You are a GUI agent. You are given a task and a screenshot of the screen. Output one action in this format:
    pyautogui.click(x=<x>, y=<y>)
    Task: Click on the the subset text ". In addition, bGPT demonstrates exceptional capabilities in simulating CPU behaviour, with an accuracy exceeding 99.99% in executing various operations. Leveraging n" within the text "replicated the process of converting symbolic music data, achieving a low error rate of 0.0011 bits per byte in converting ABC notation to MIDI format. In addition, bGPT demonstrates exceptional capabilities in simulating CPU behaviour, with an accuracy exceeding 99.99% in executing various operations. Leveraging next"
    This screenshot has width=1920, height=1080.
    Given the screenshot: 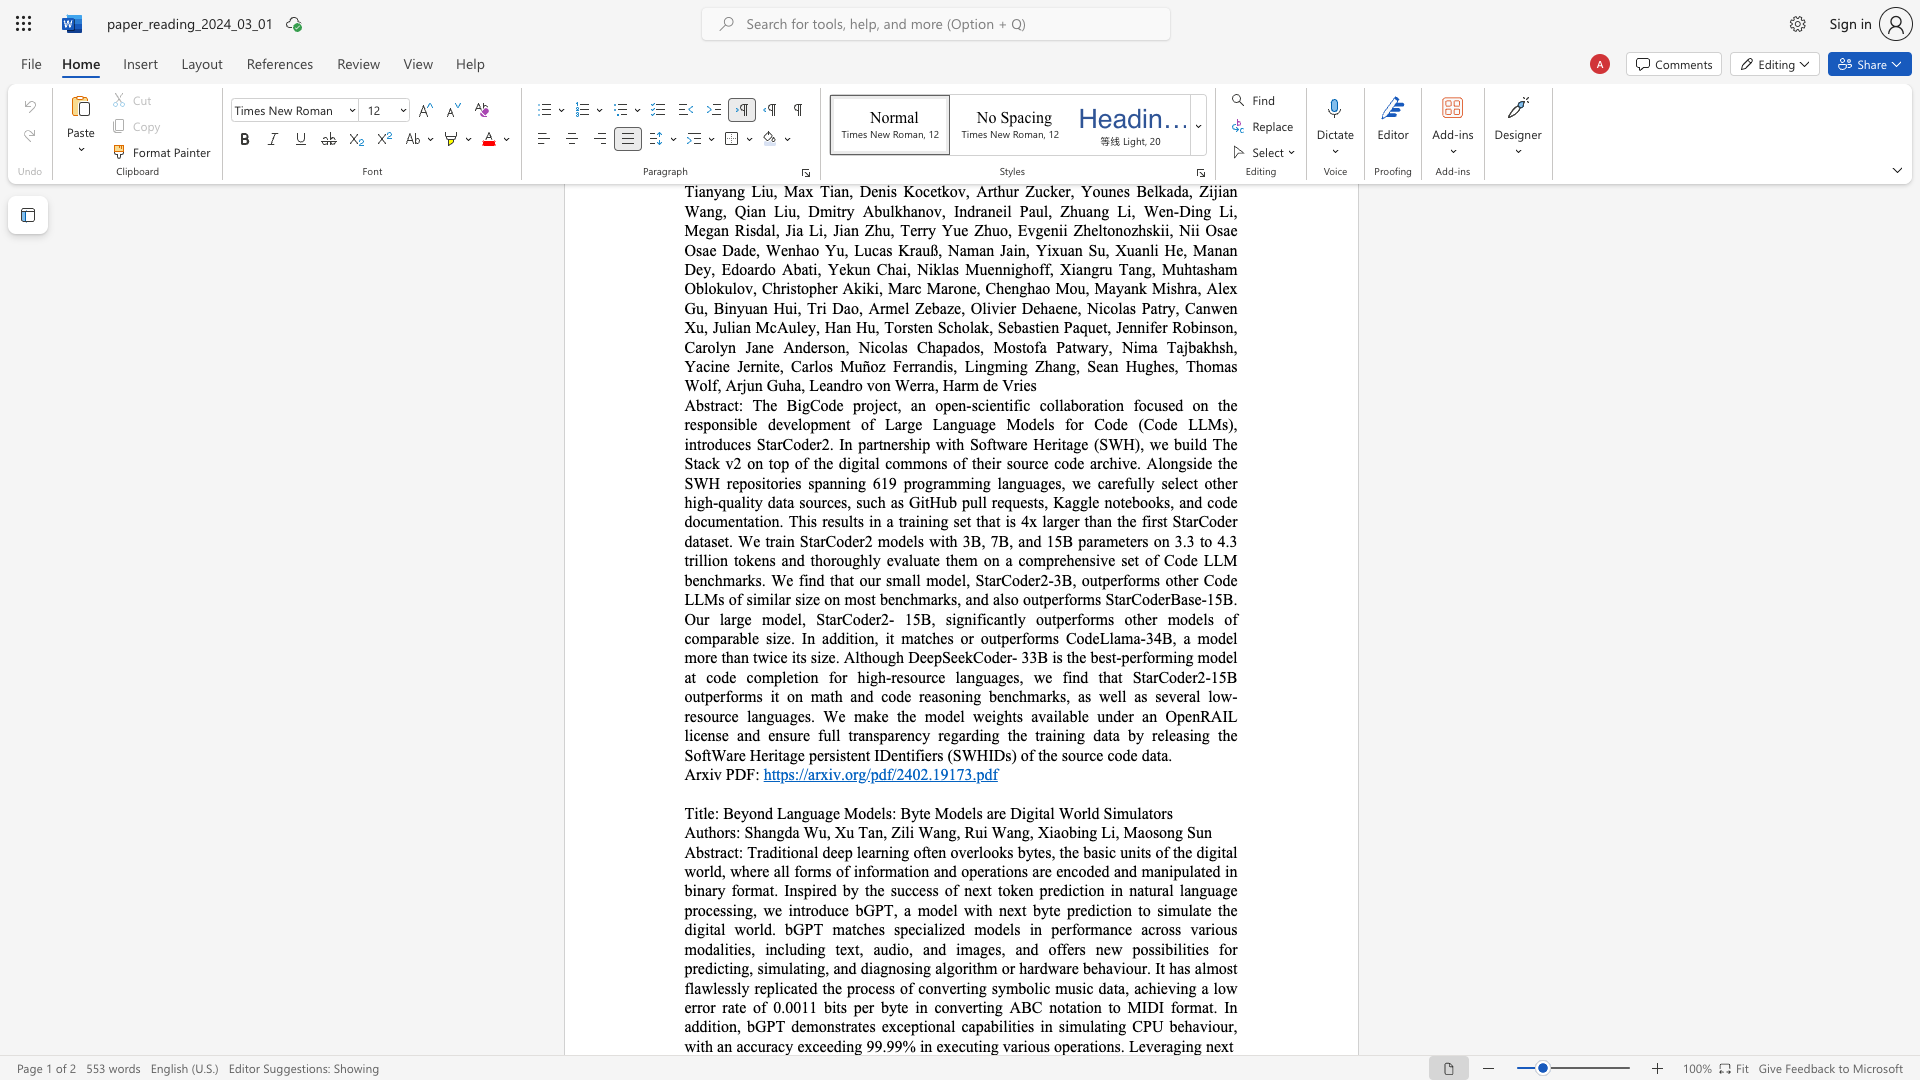 What is the action you would take?
    pyautogui.click(x=1212, y=1007)
    